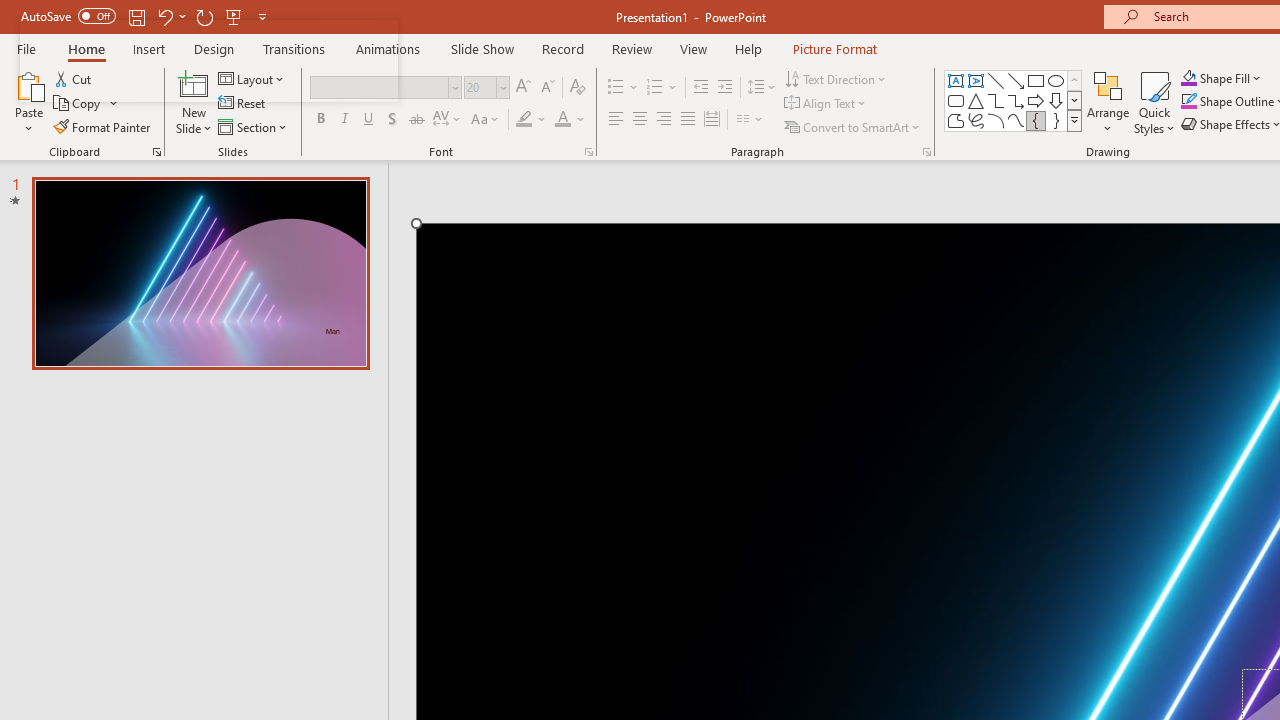 The image size is (1280, 720). I want to click on 'More Options', so click(1232, 77).